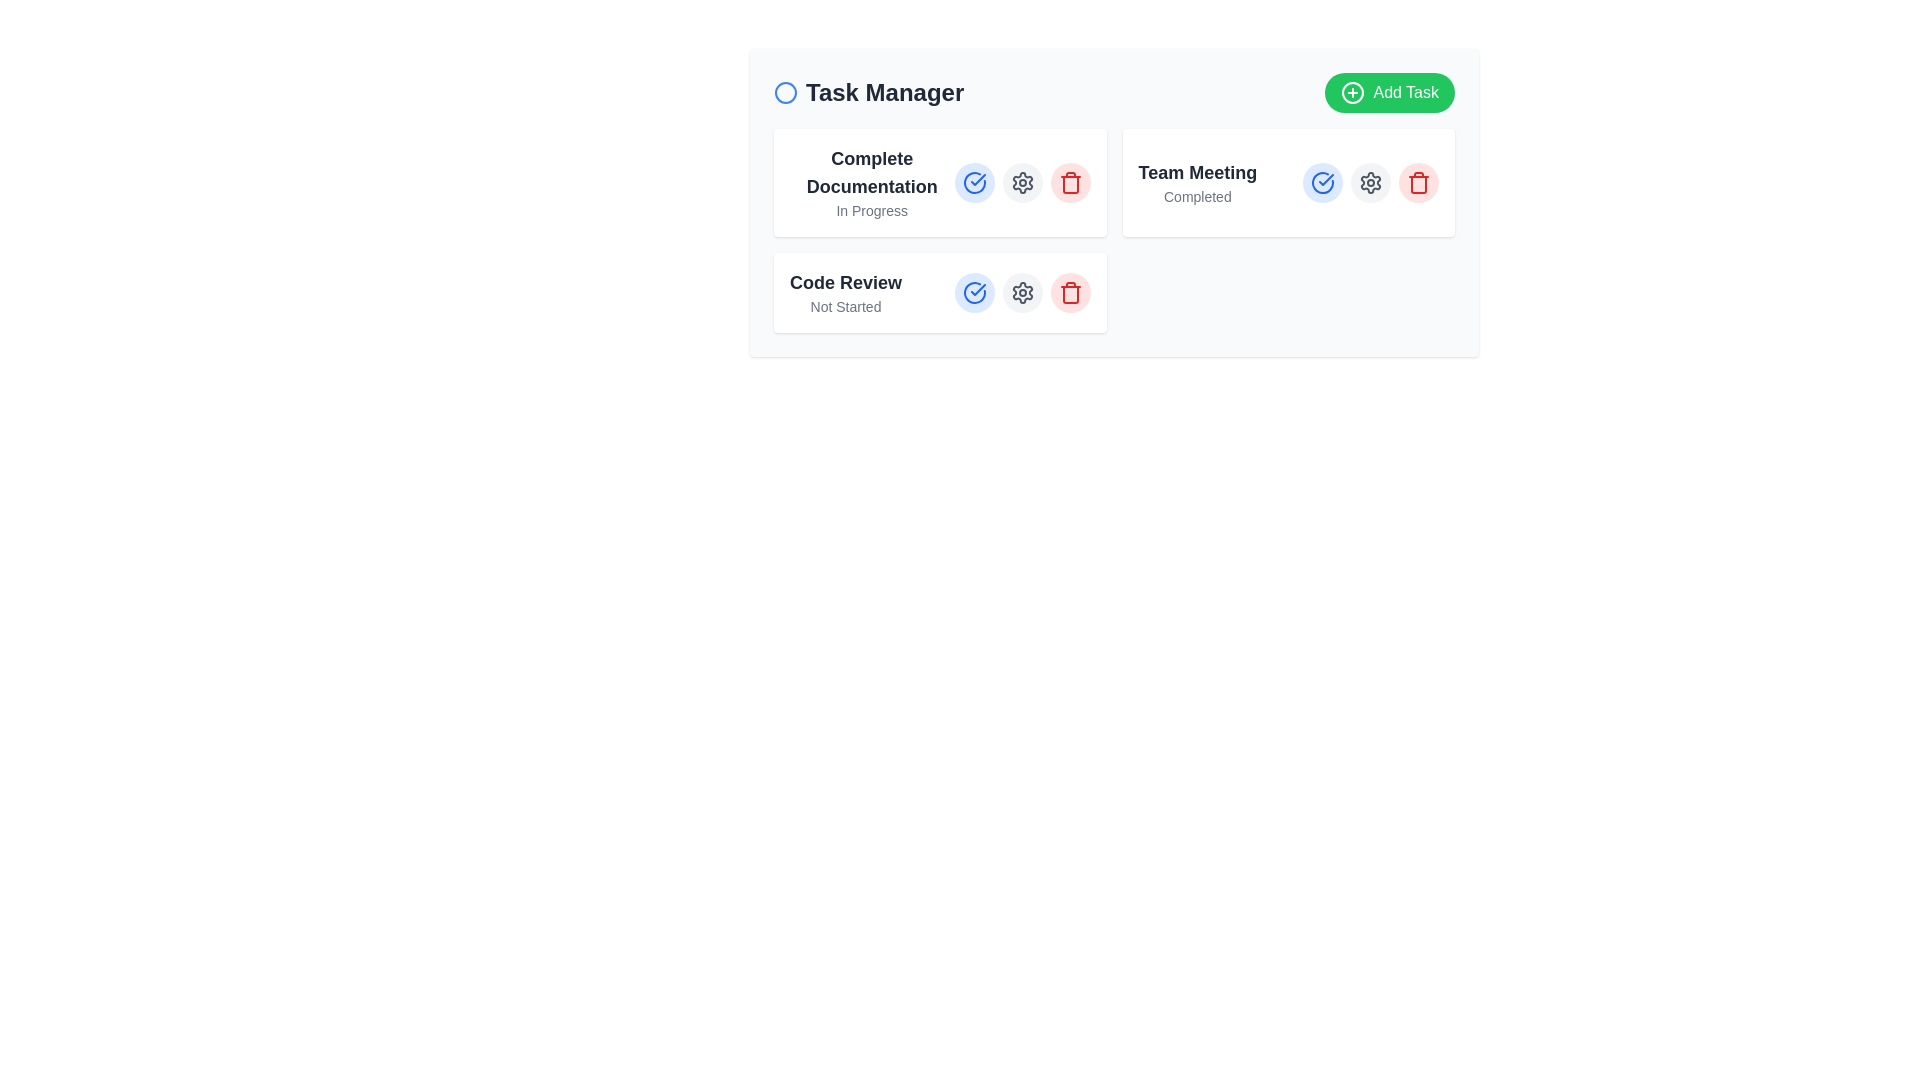  I want to click on the Text label that serves as the header for the 'Team Meeting' task, positioned above the 'Completed' text, so click(1197, 172).